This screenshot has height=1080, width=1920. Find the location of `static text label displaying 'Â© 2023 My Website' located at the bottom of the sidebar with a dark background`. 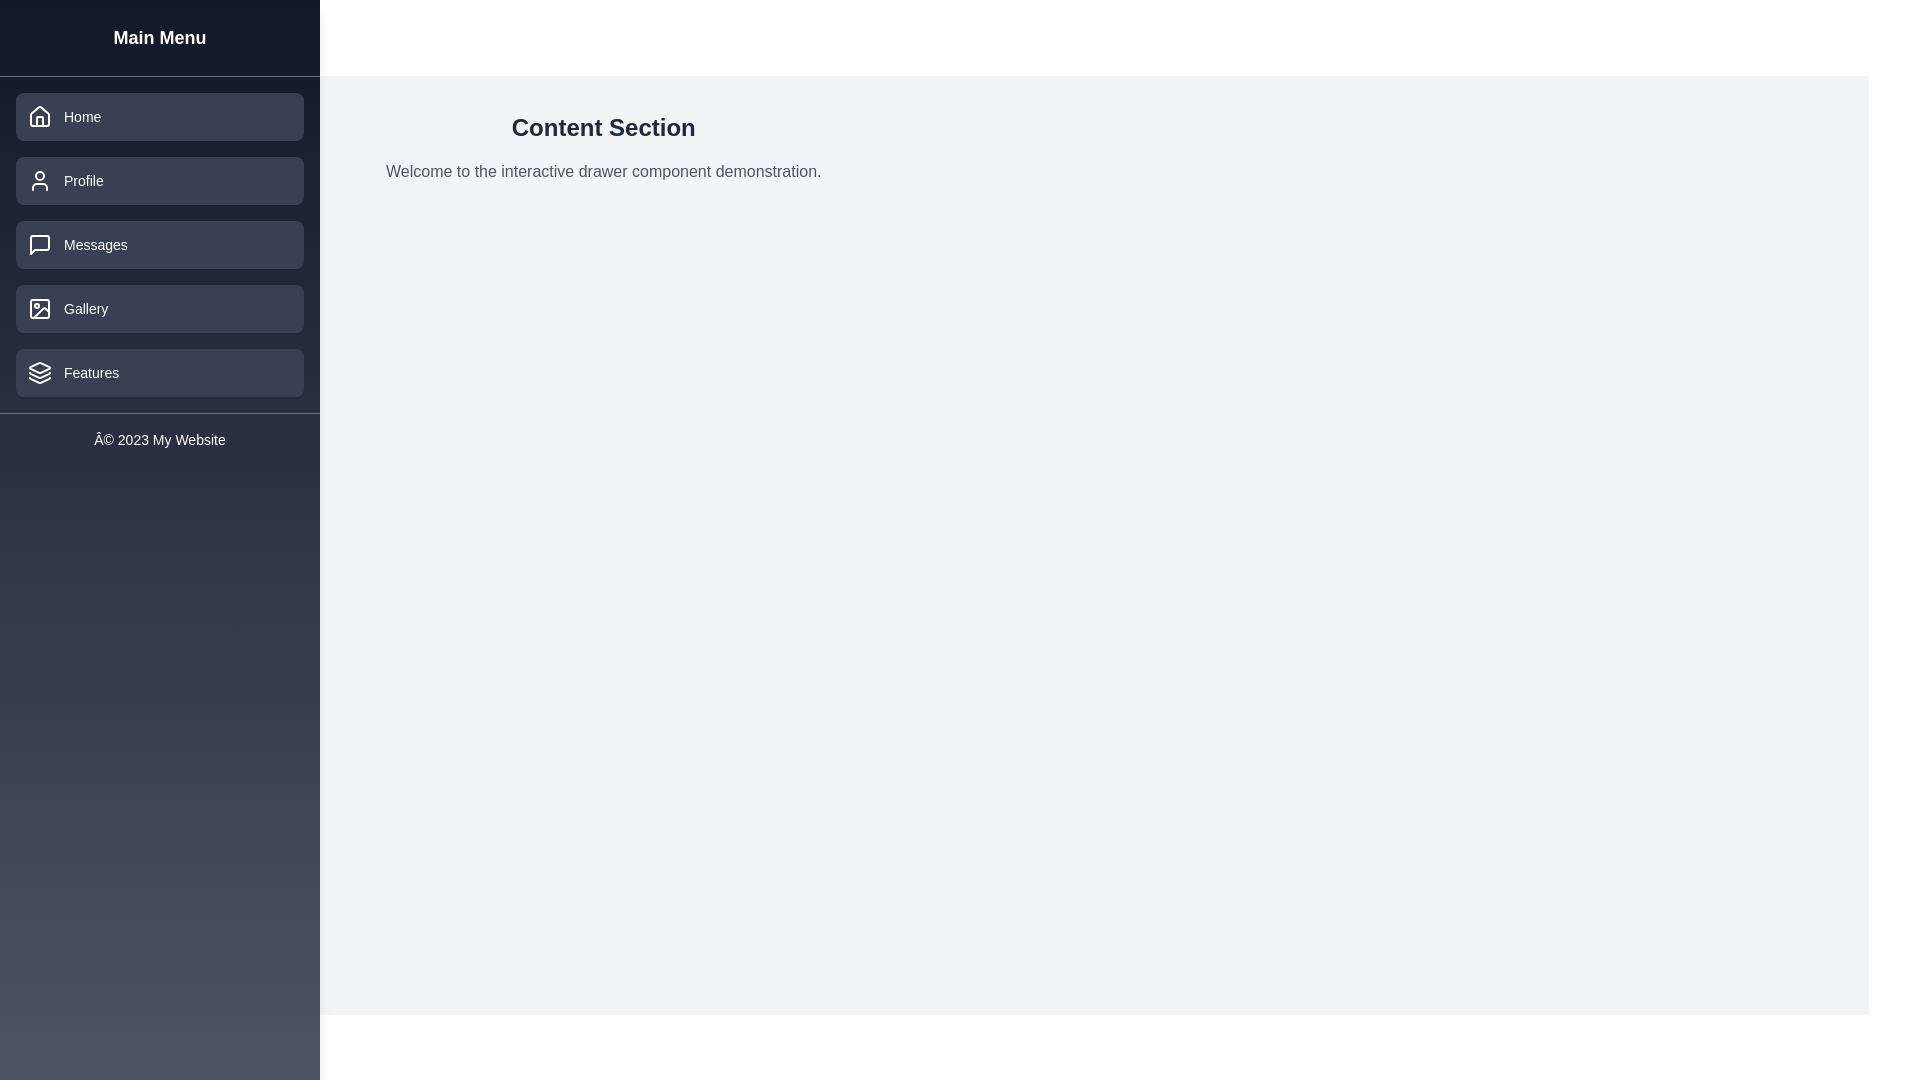

static text label displaying 'Â© 2023 My Website' located at the bottom of the sidebar with a dark background is located at coordinates (158, 438).